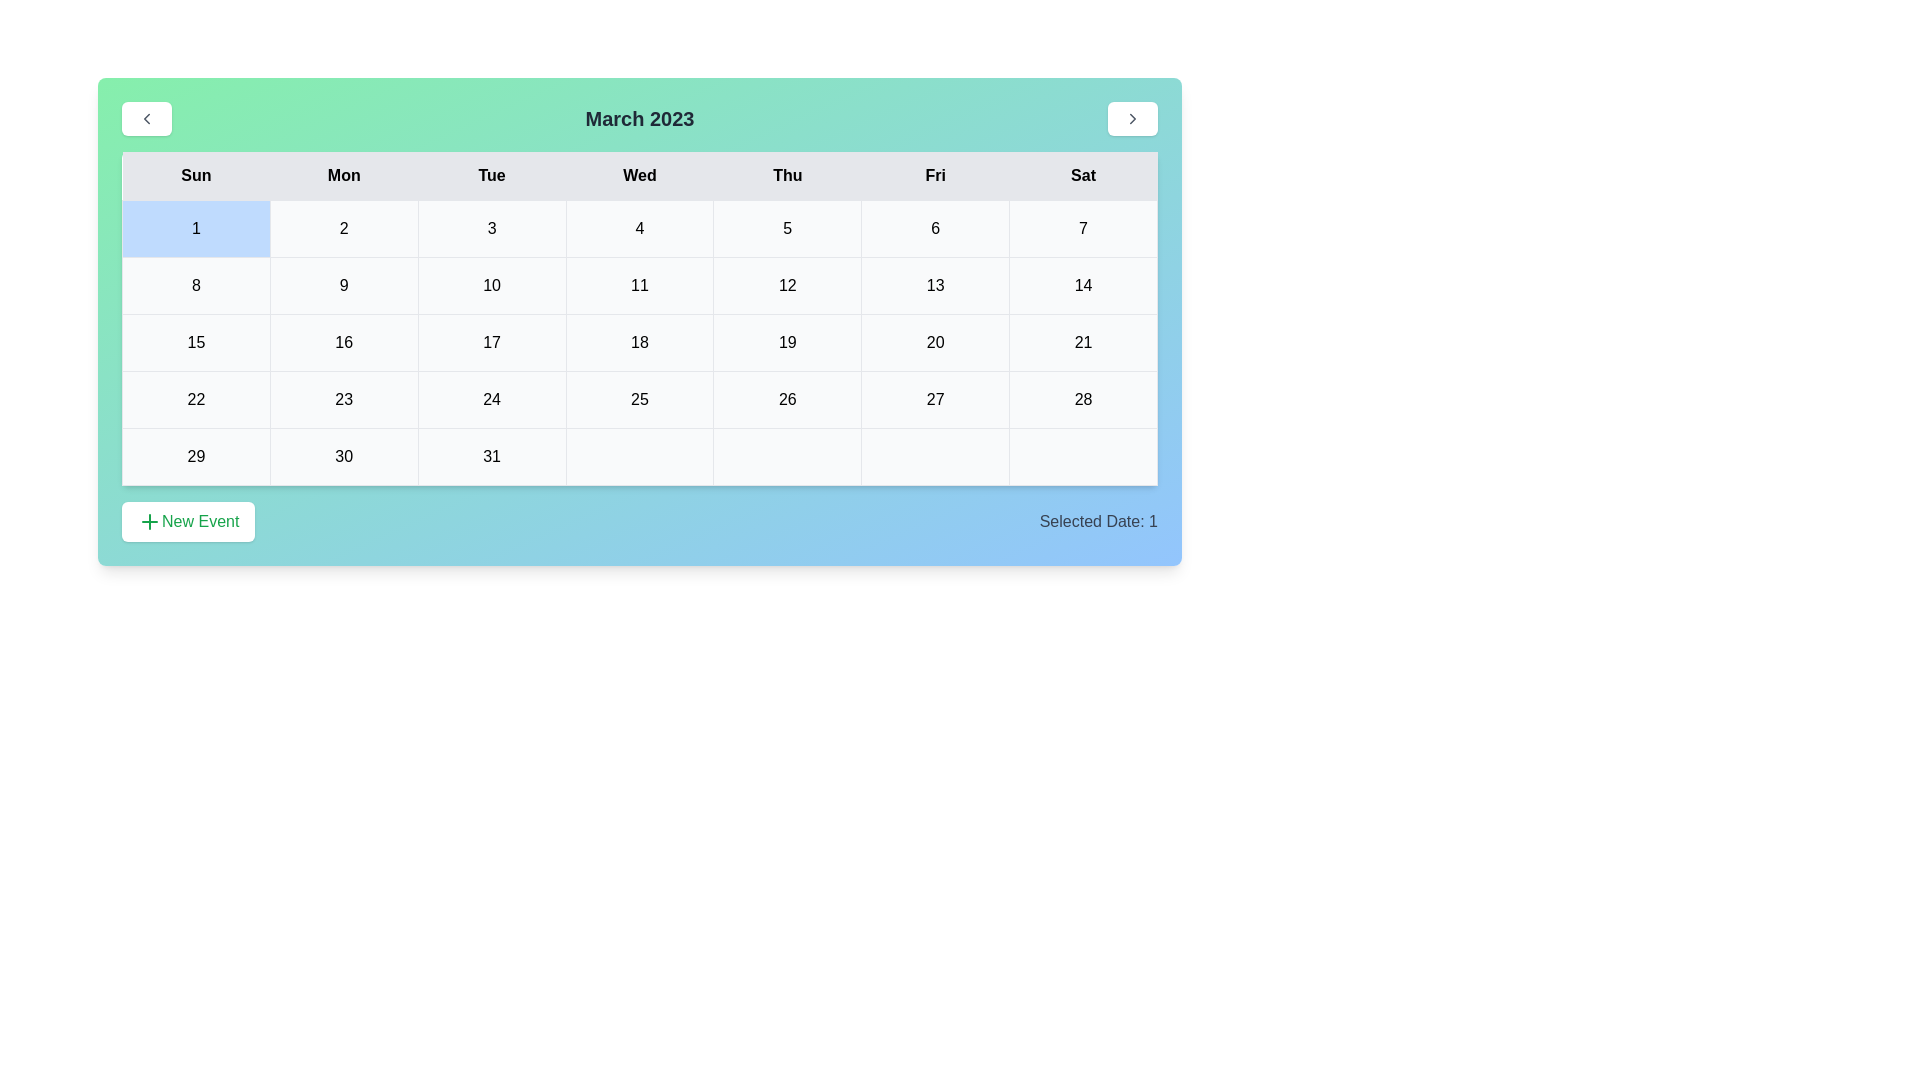 This screenshot has width=1920, height=1080. What do you see at coordinates (935, 400) in the screenshot?
I see `the cell representing the date 27 in the calendar` at bounding box center [935, 400].